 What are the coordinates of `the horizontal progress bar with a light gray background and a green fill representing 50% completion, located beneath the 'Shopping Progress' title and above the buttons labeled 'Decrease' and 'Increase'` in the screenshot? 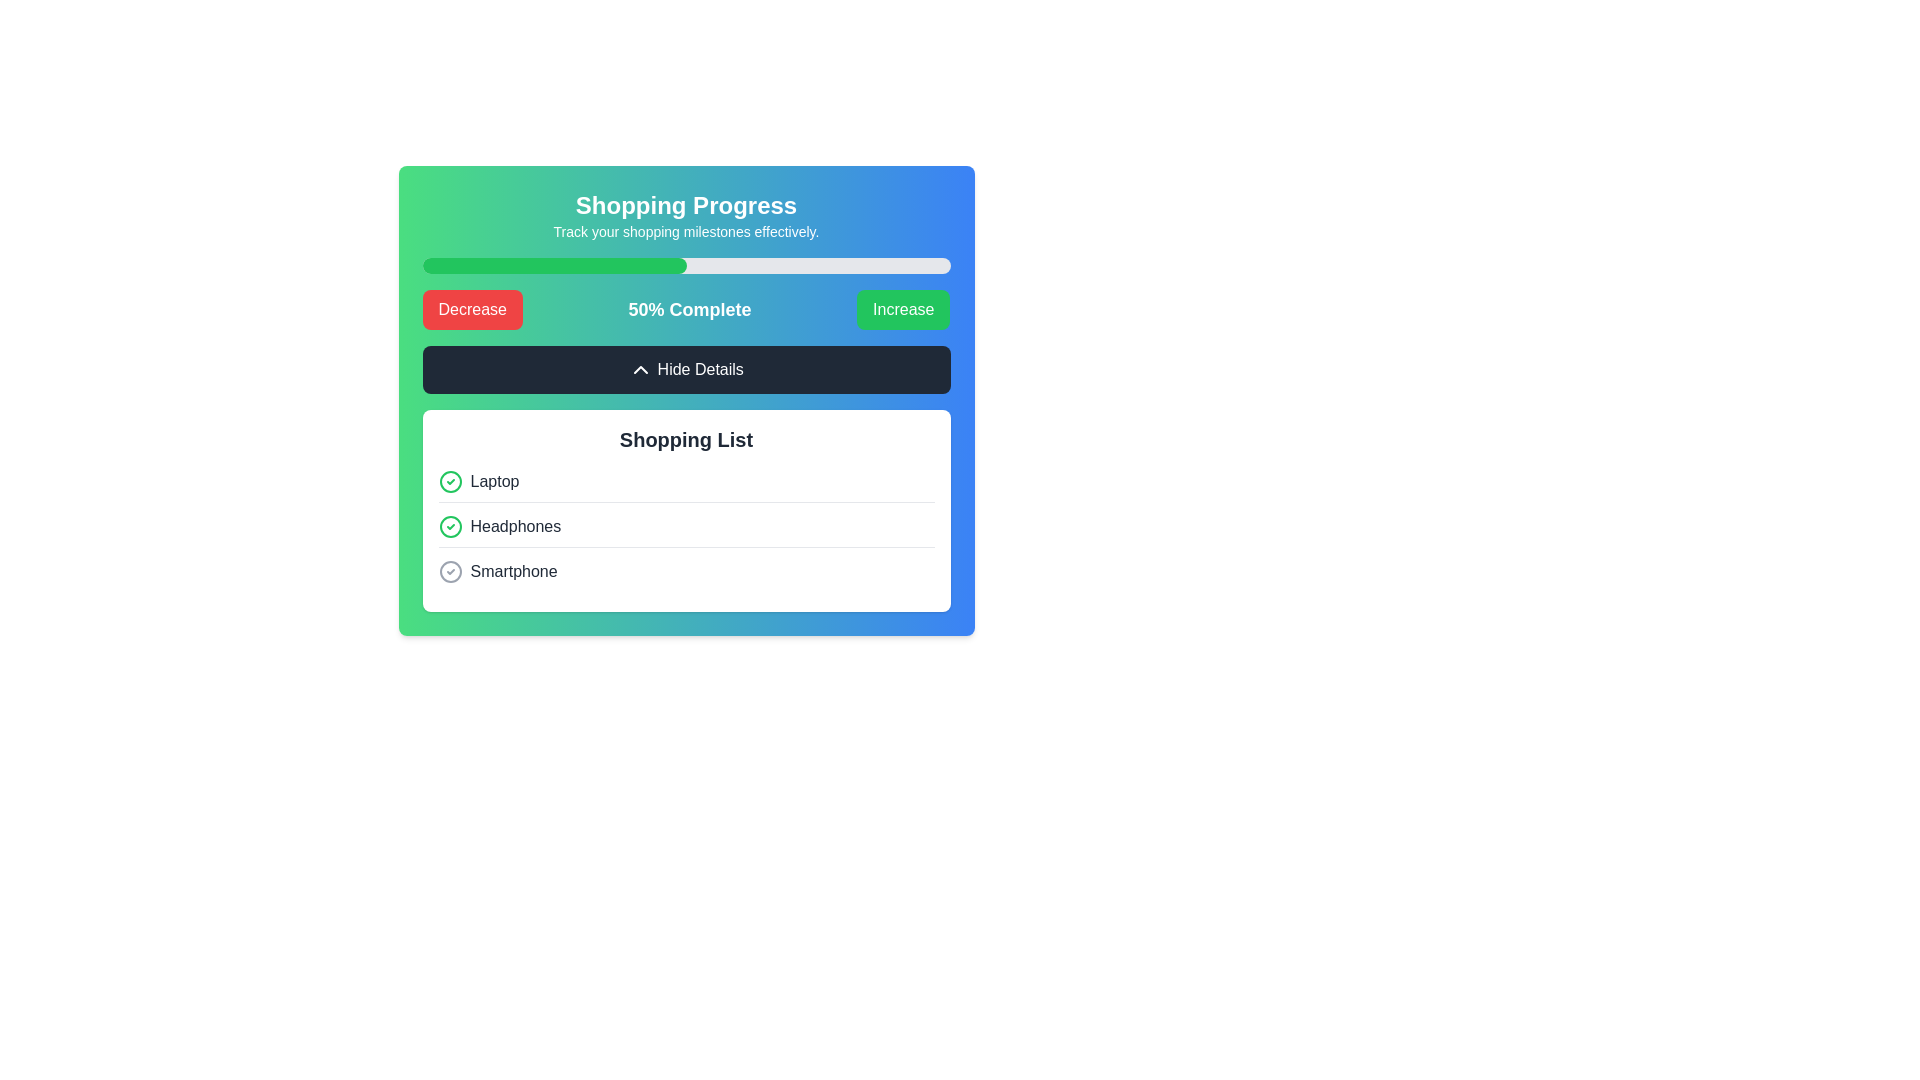 It's located at (686, 265).